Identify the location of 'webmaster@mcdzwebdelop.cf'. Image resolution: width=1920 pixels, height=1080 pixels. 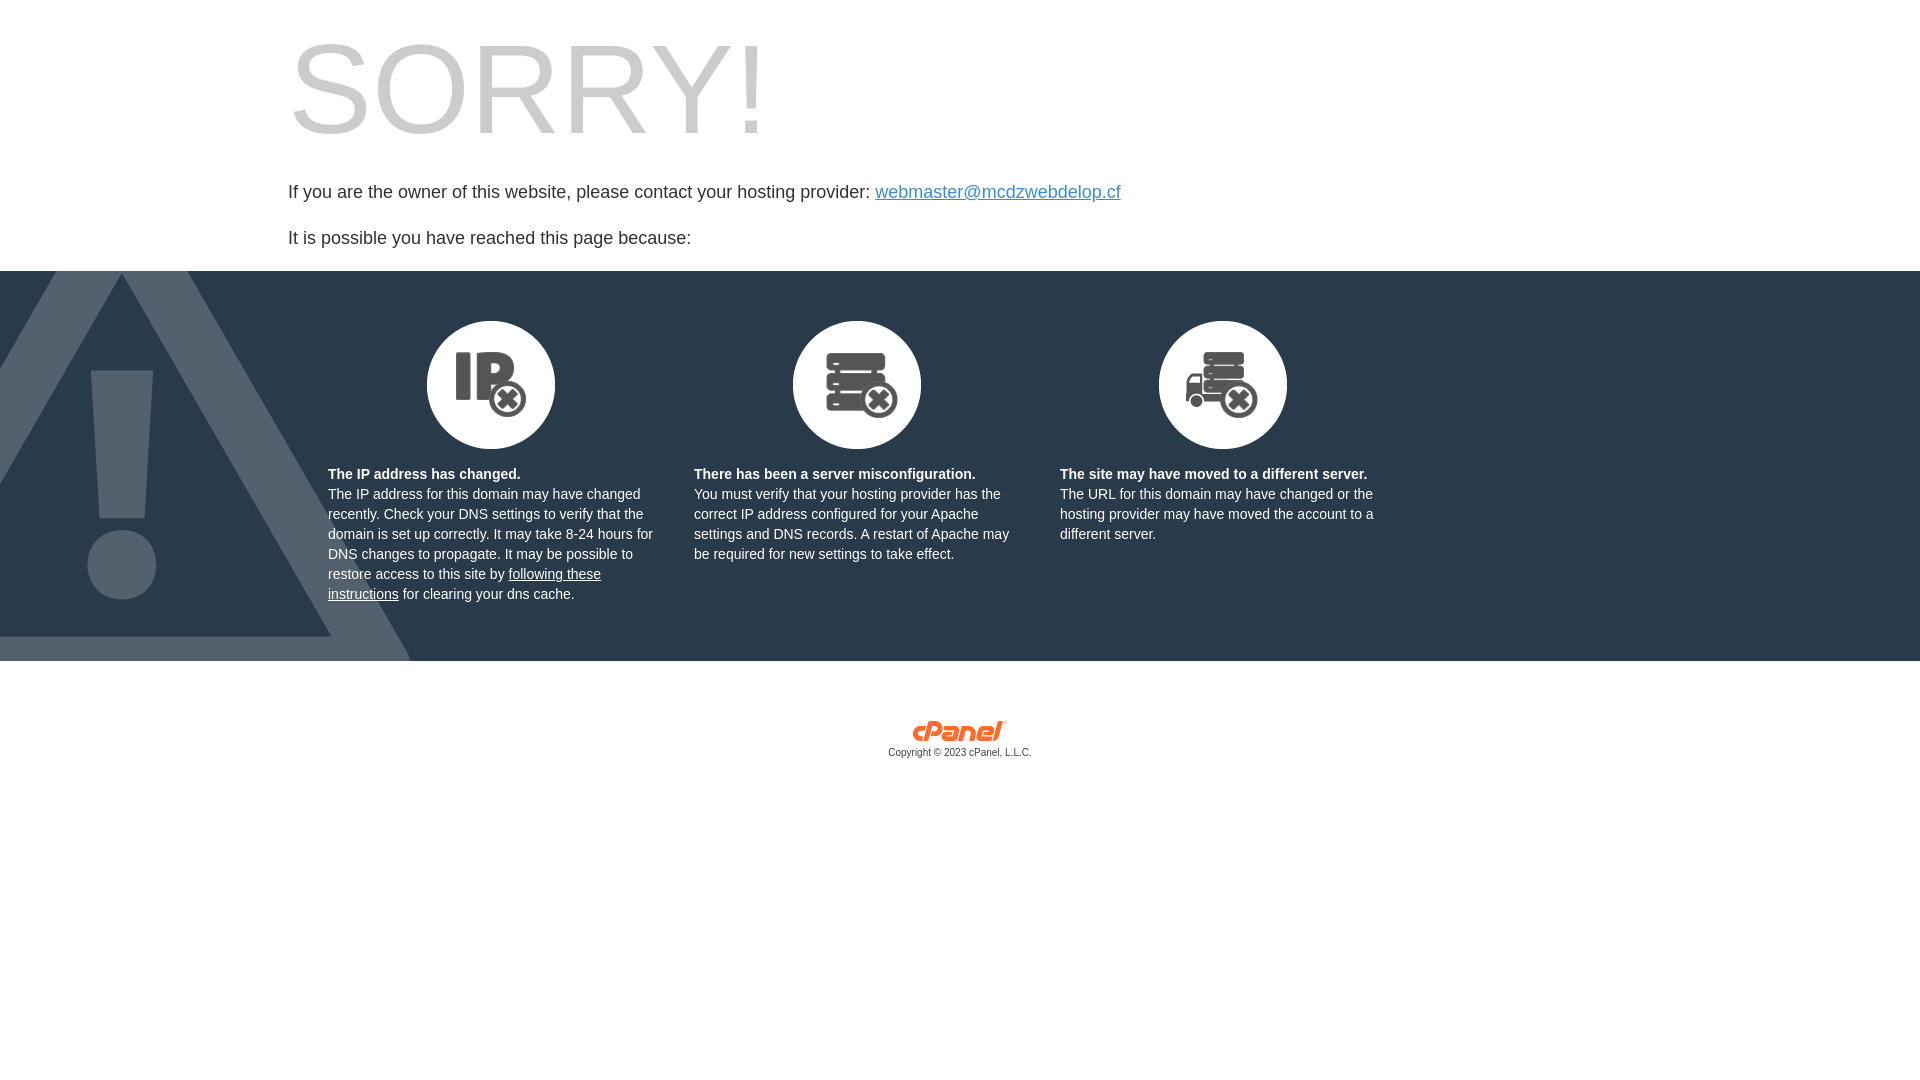
(997, 192).